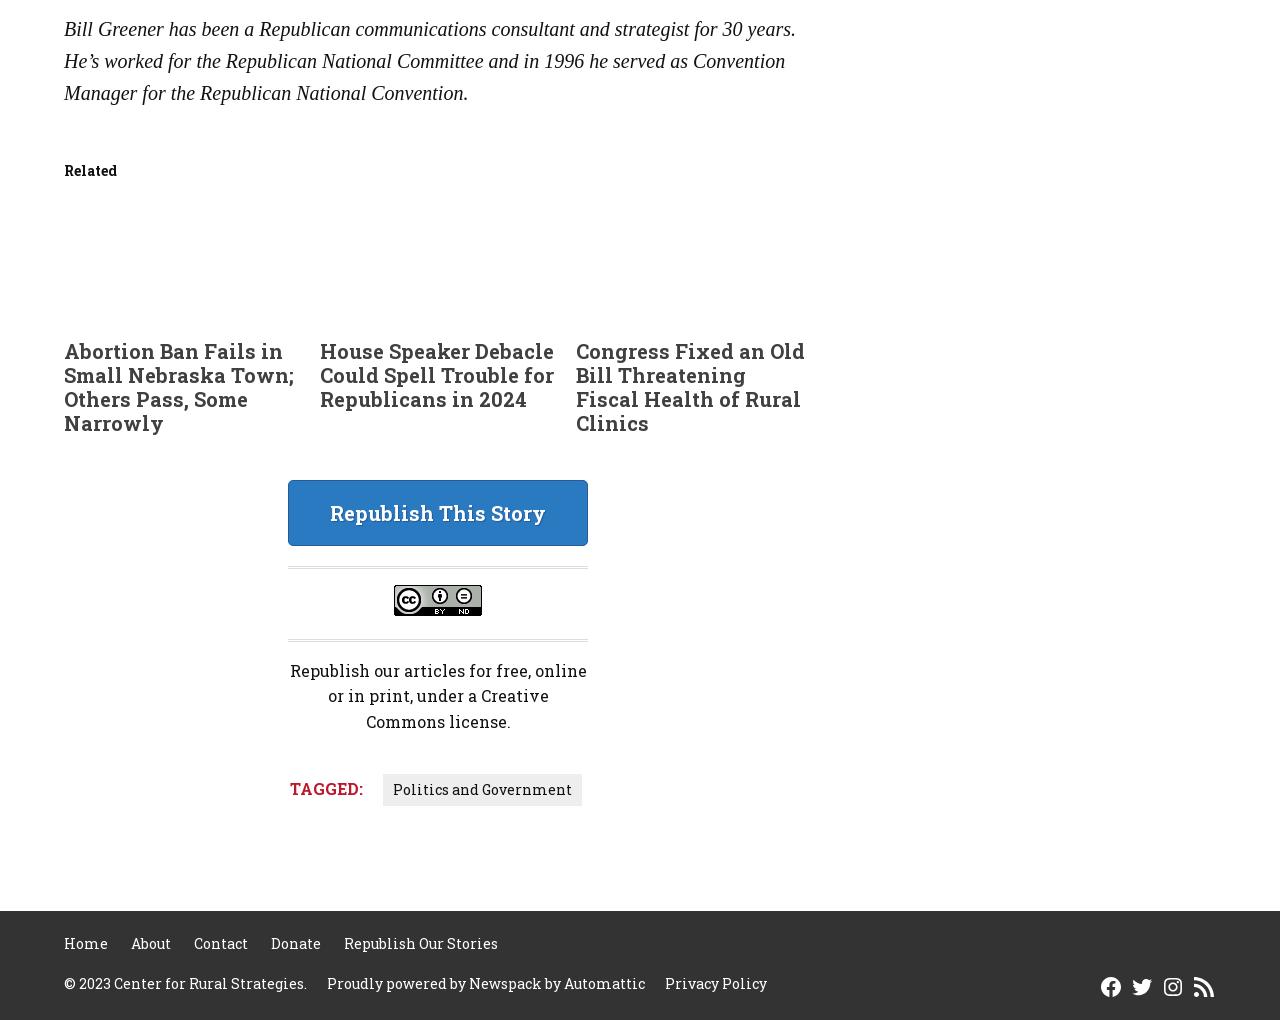 Image resolution: width=1280 pixels, height=1020 pixels. What do you see at coordinates (716, 983) in the screenshot?
I see `'Privacy Policy'` at bounding box center [716, 983].